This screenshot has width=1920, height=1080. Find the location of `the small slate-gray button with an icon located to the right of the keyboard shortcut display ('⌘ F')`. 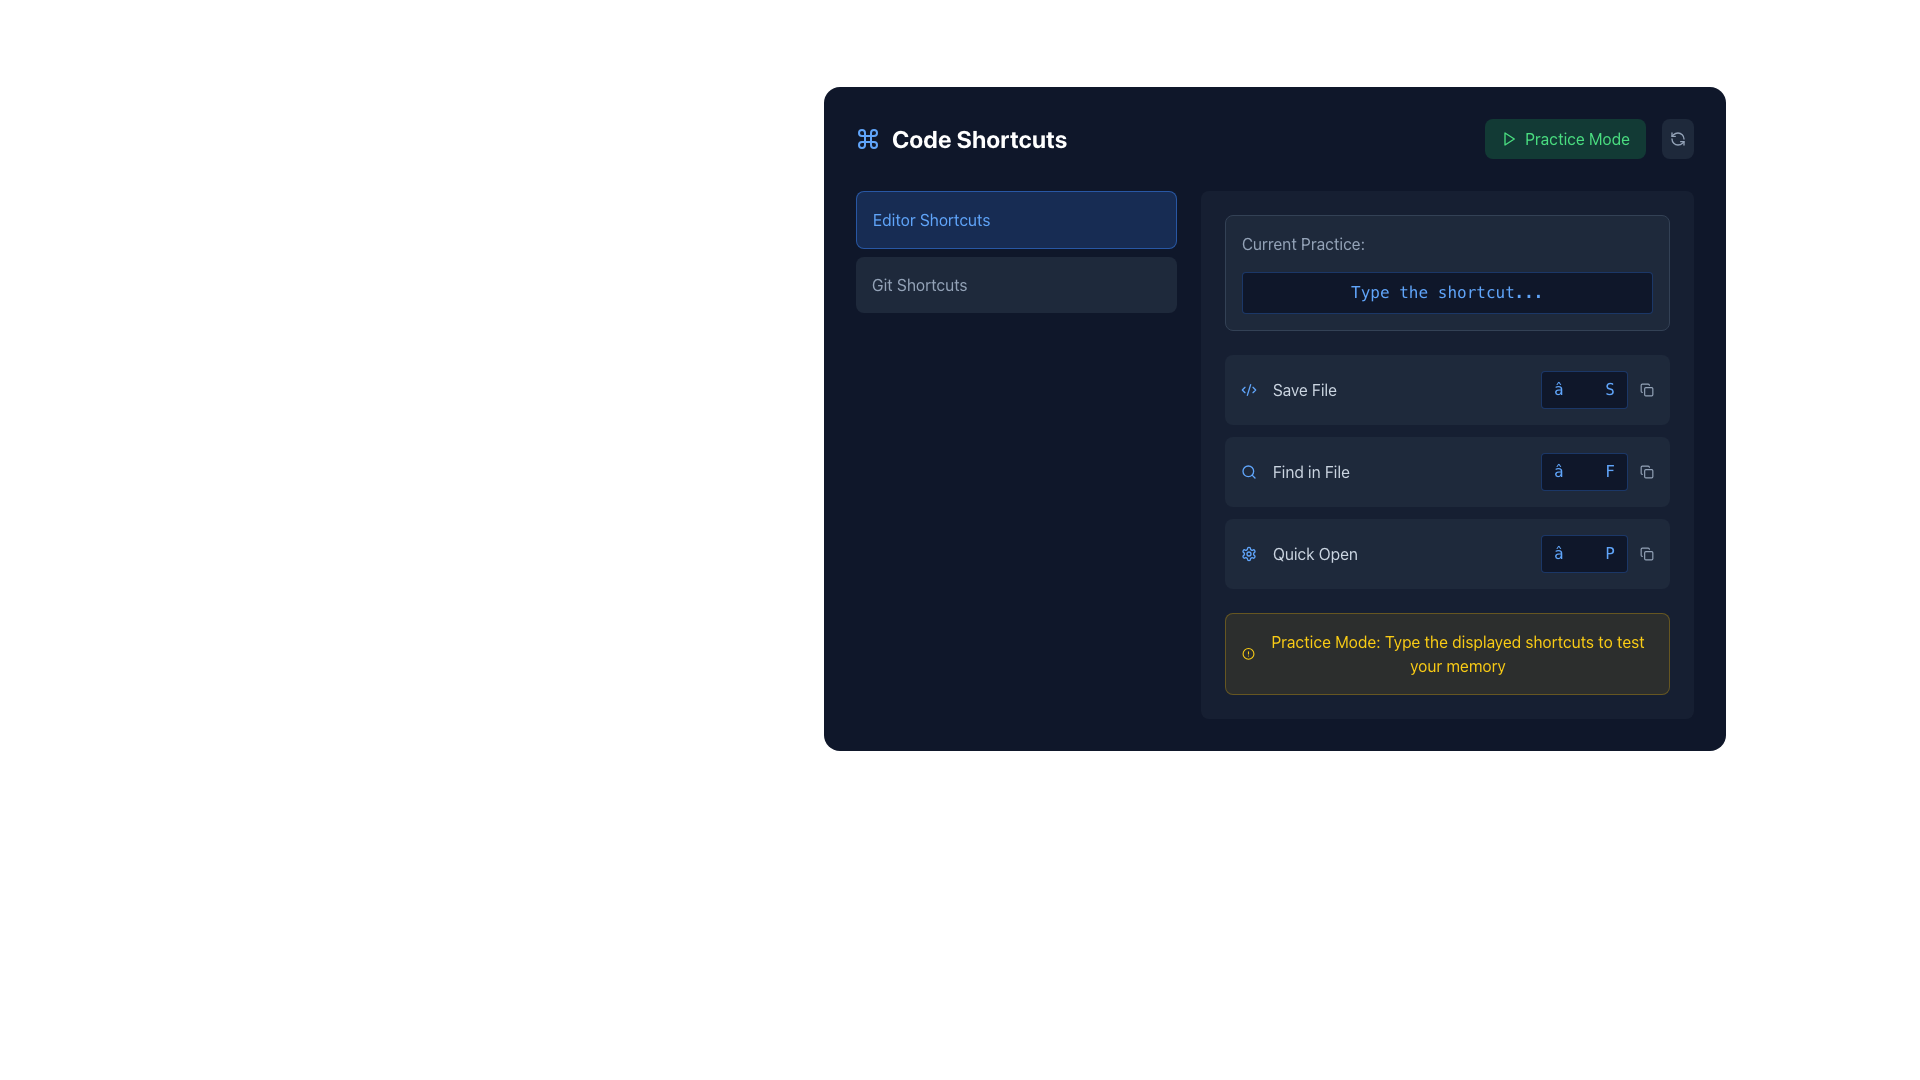

the small slate-gray button with an icon located to the right of the keyboard shortcut display ('⌘ F') is located at coordinates (1646, 471).